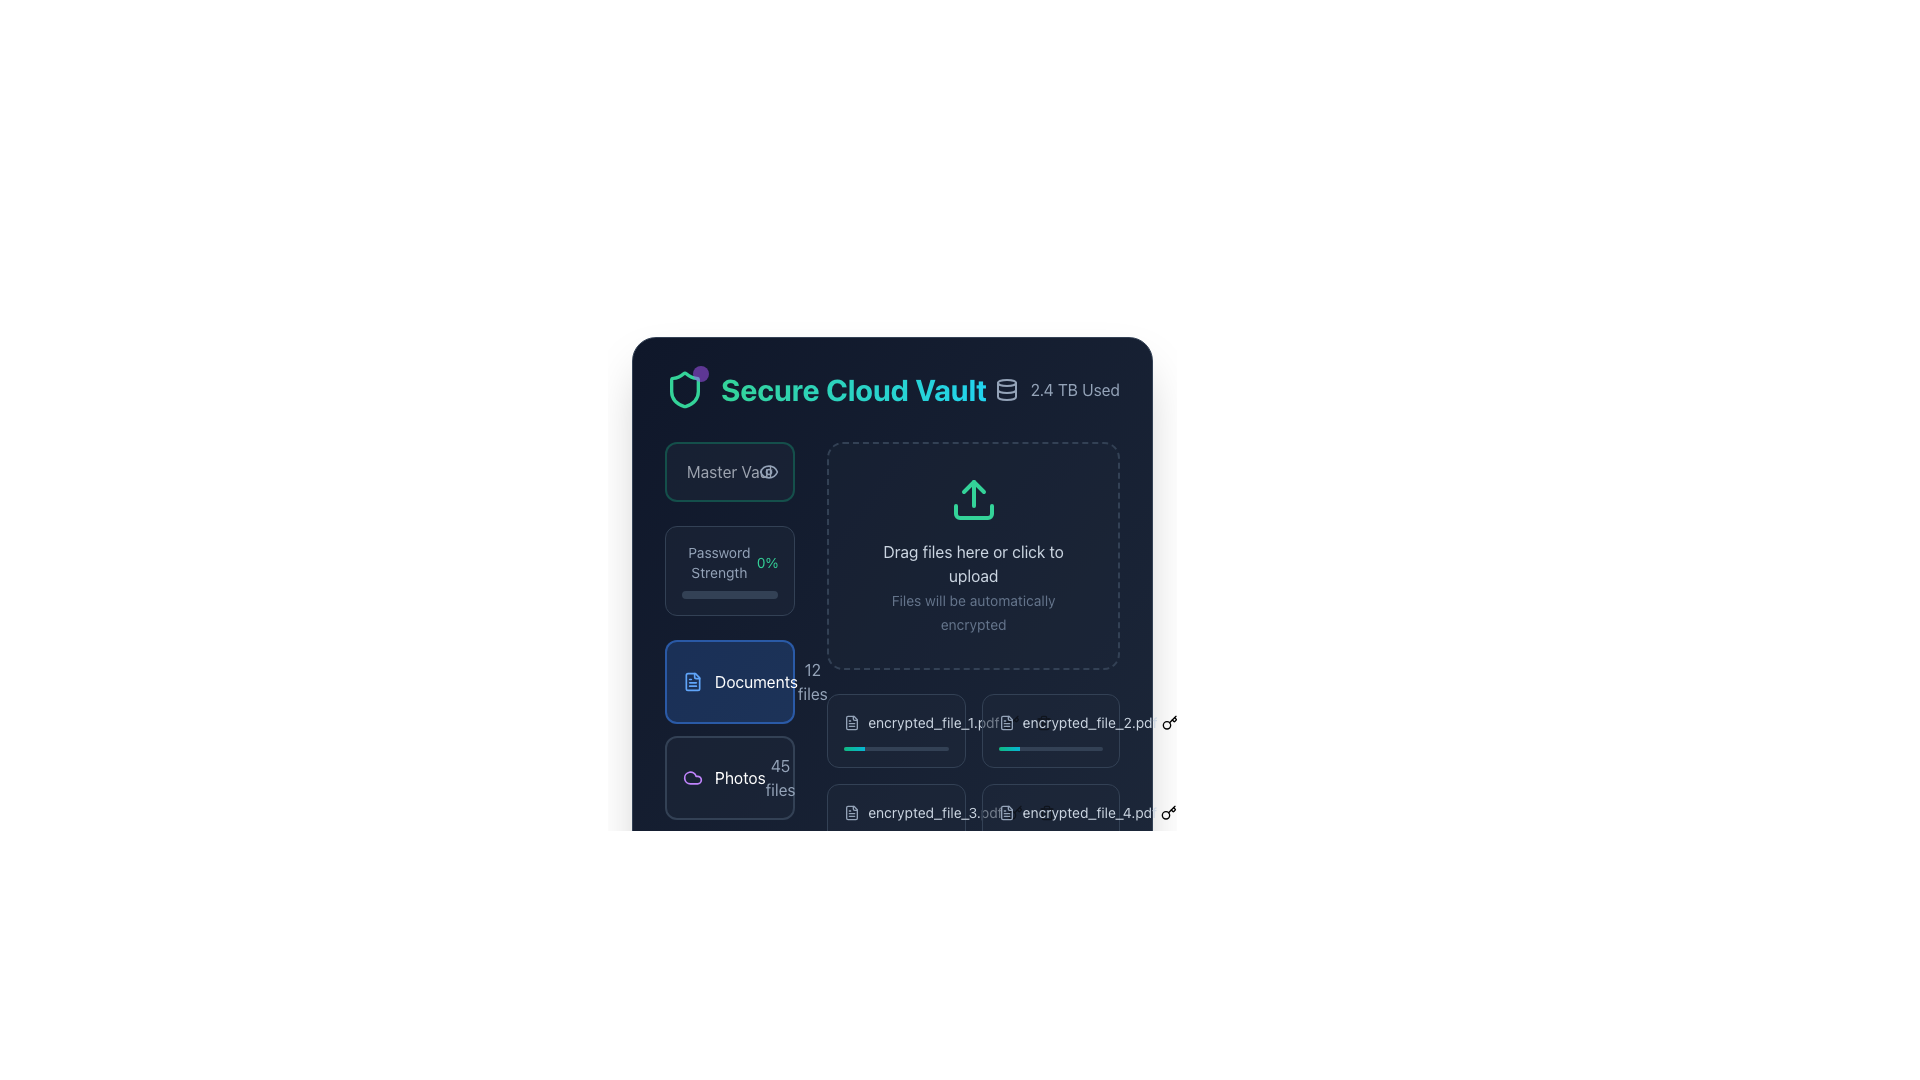 The height and width of the screenshot is (1080, 1920). I want to click on the decorative security icon located in the top-left section of the interface, adjacent to the 'Secure Cloud Vault' title, so click(685, 389).